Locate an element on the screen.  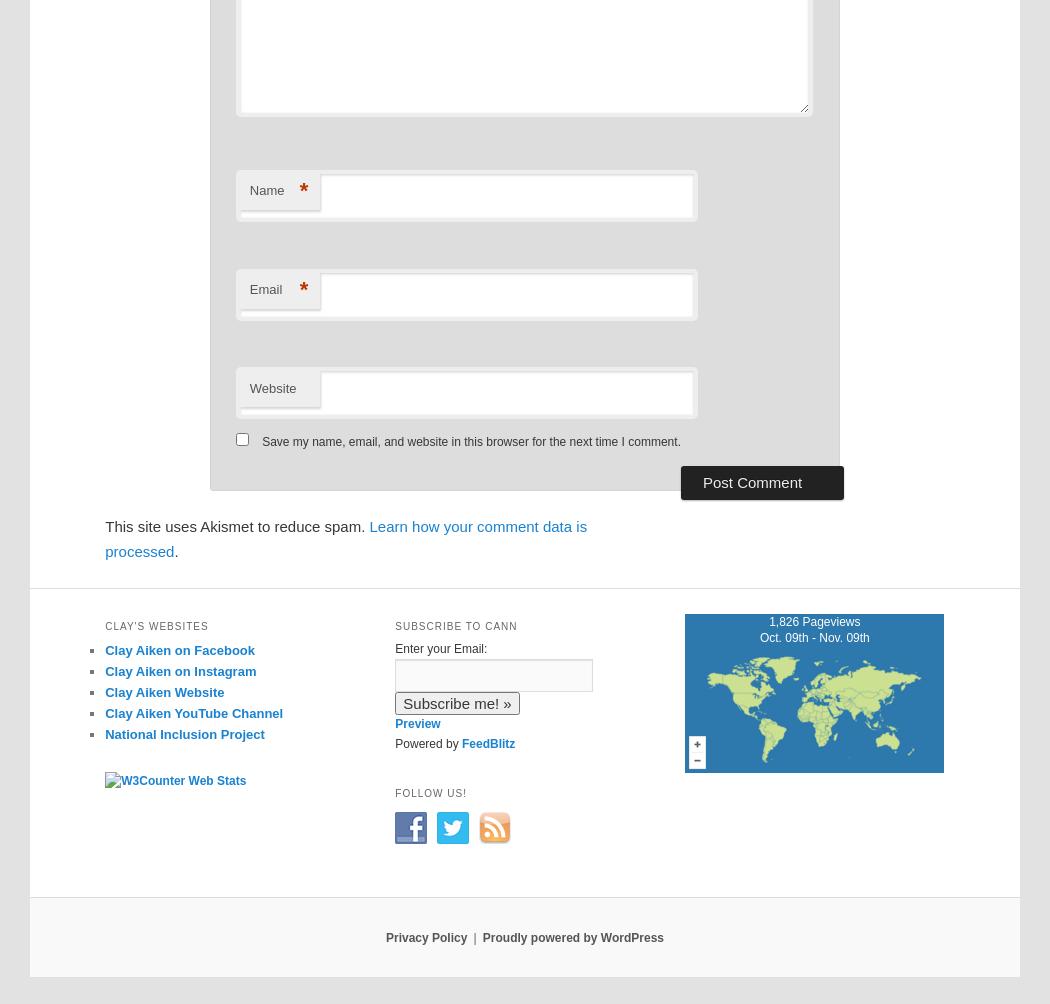
'Email' is located at coordinates (264, 288).